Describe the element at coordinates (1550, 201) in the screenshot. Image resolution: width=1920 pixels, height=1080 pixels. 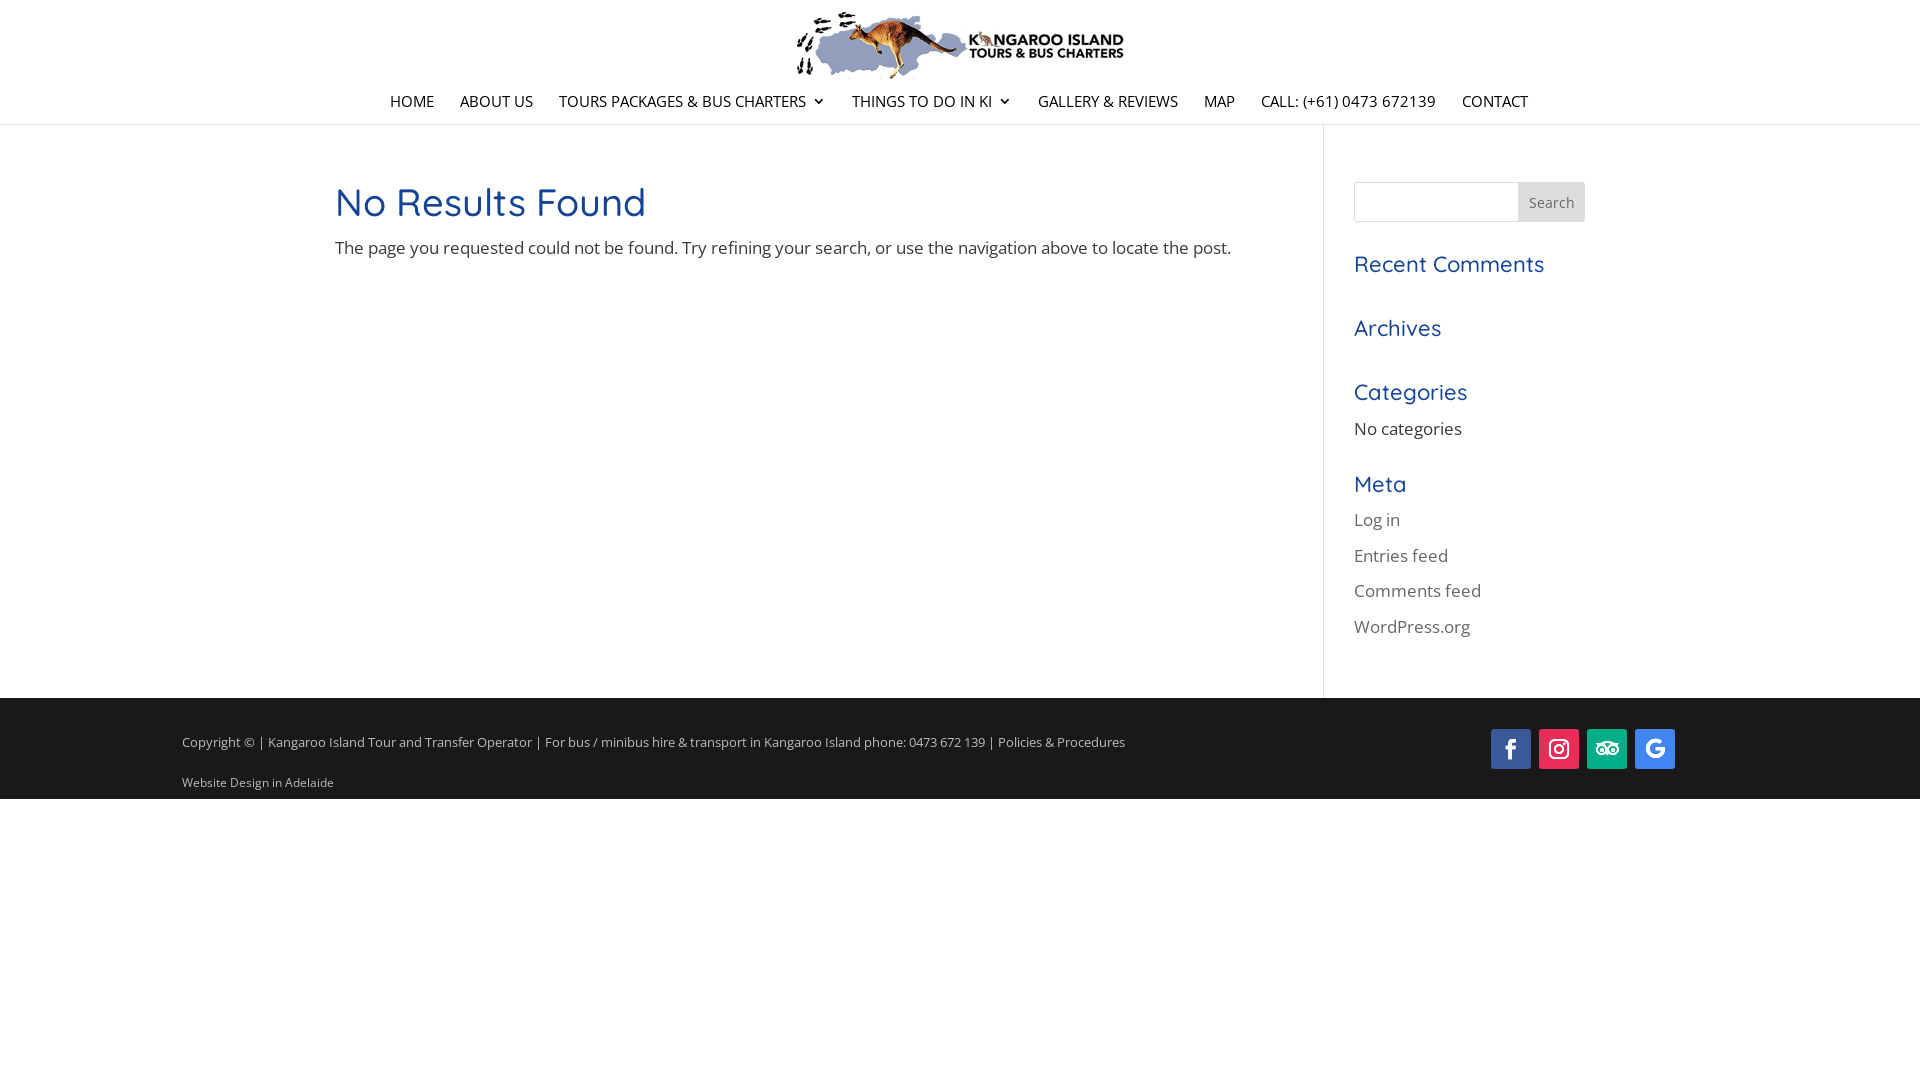
I see `'Search'` at that location.